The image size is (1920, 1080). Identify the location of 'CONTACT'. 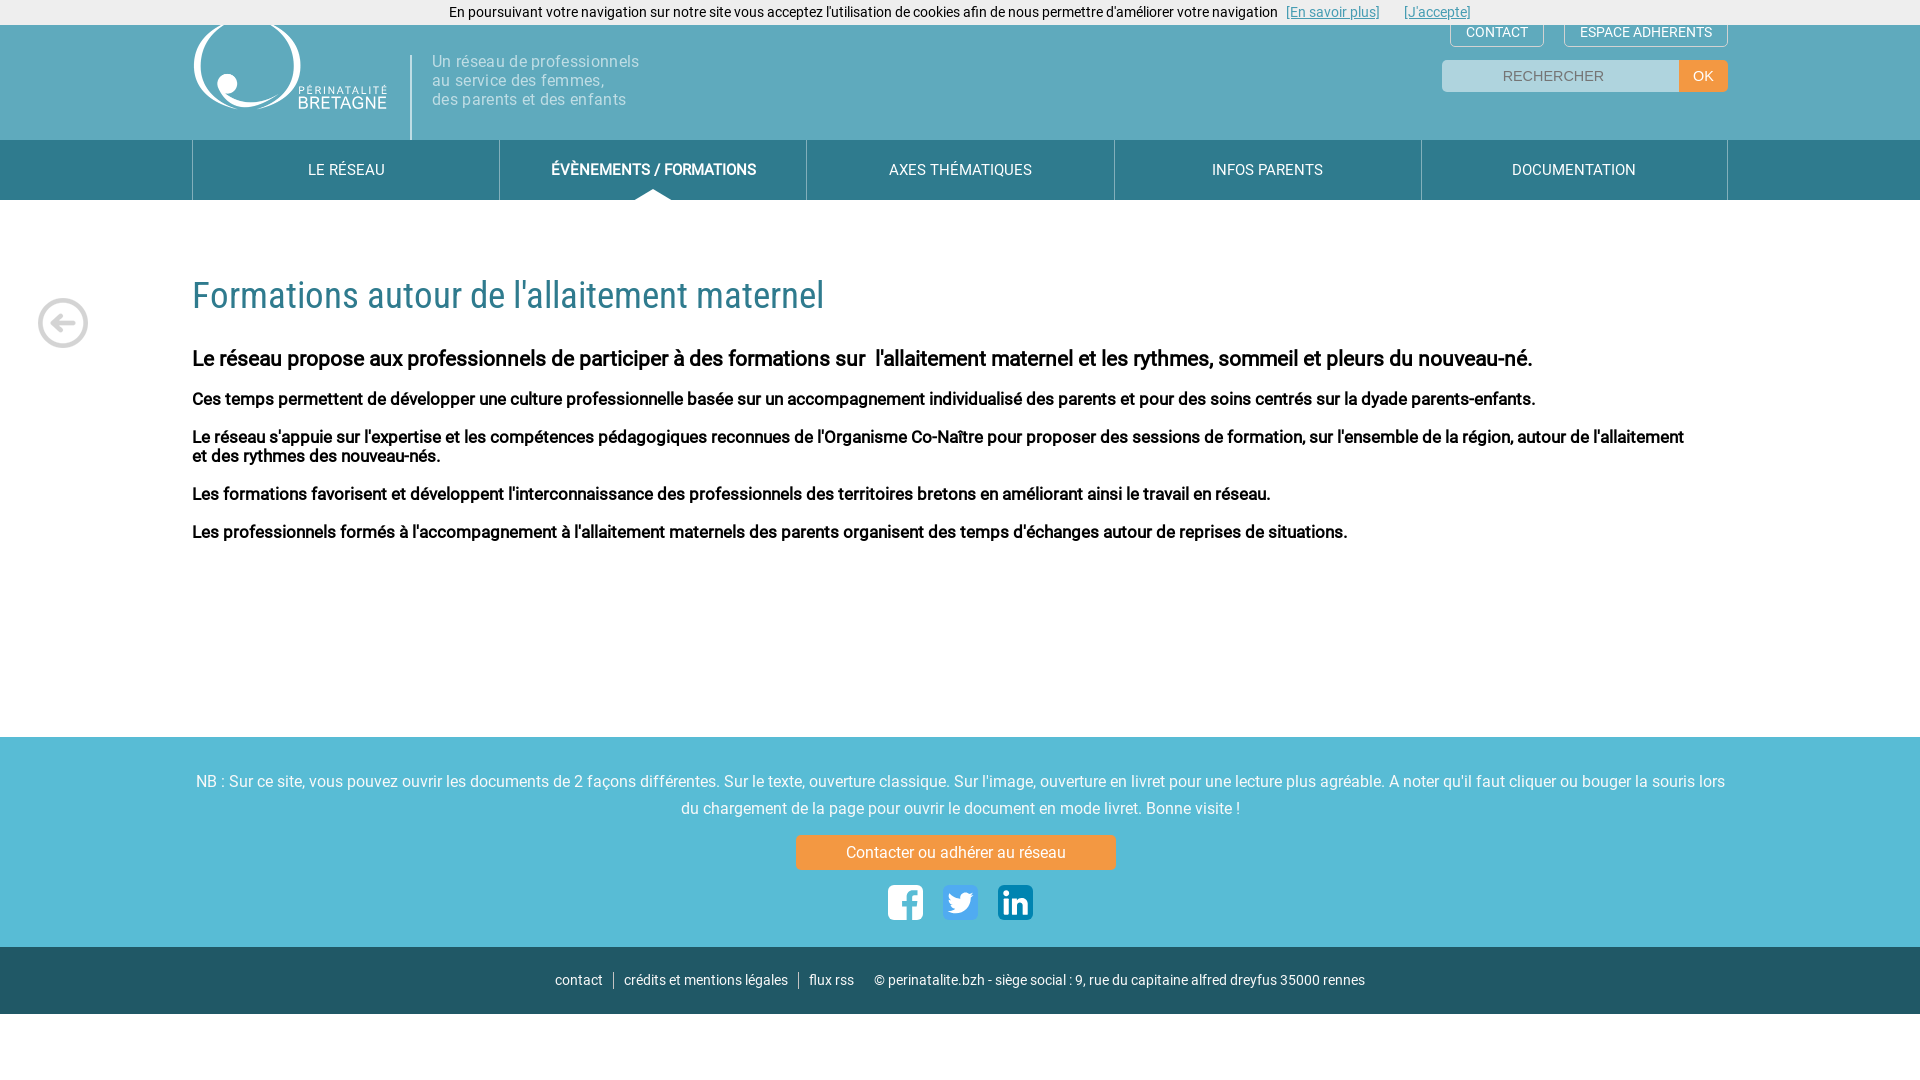
(1497, 32).